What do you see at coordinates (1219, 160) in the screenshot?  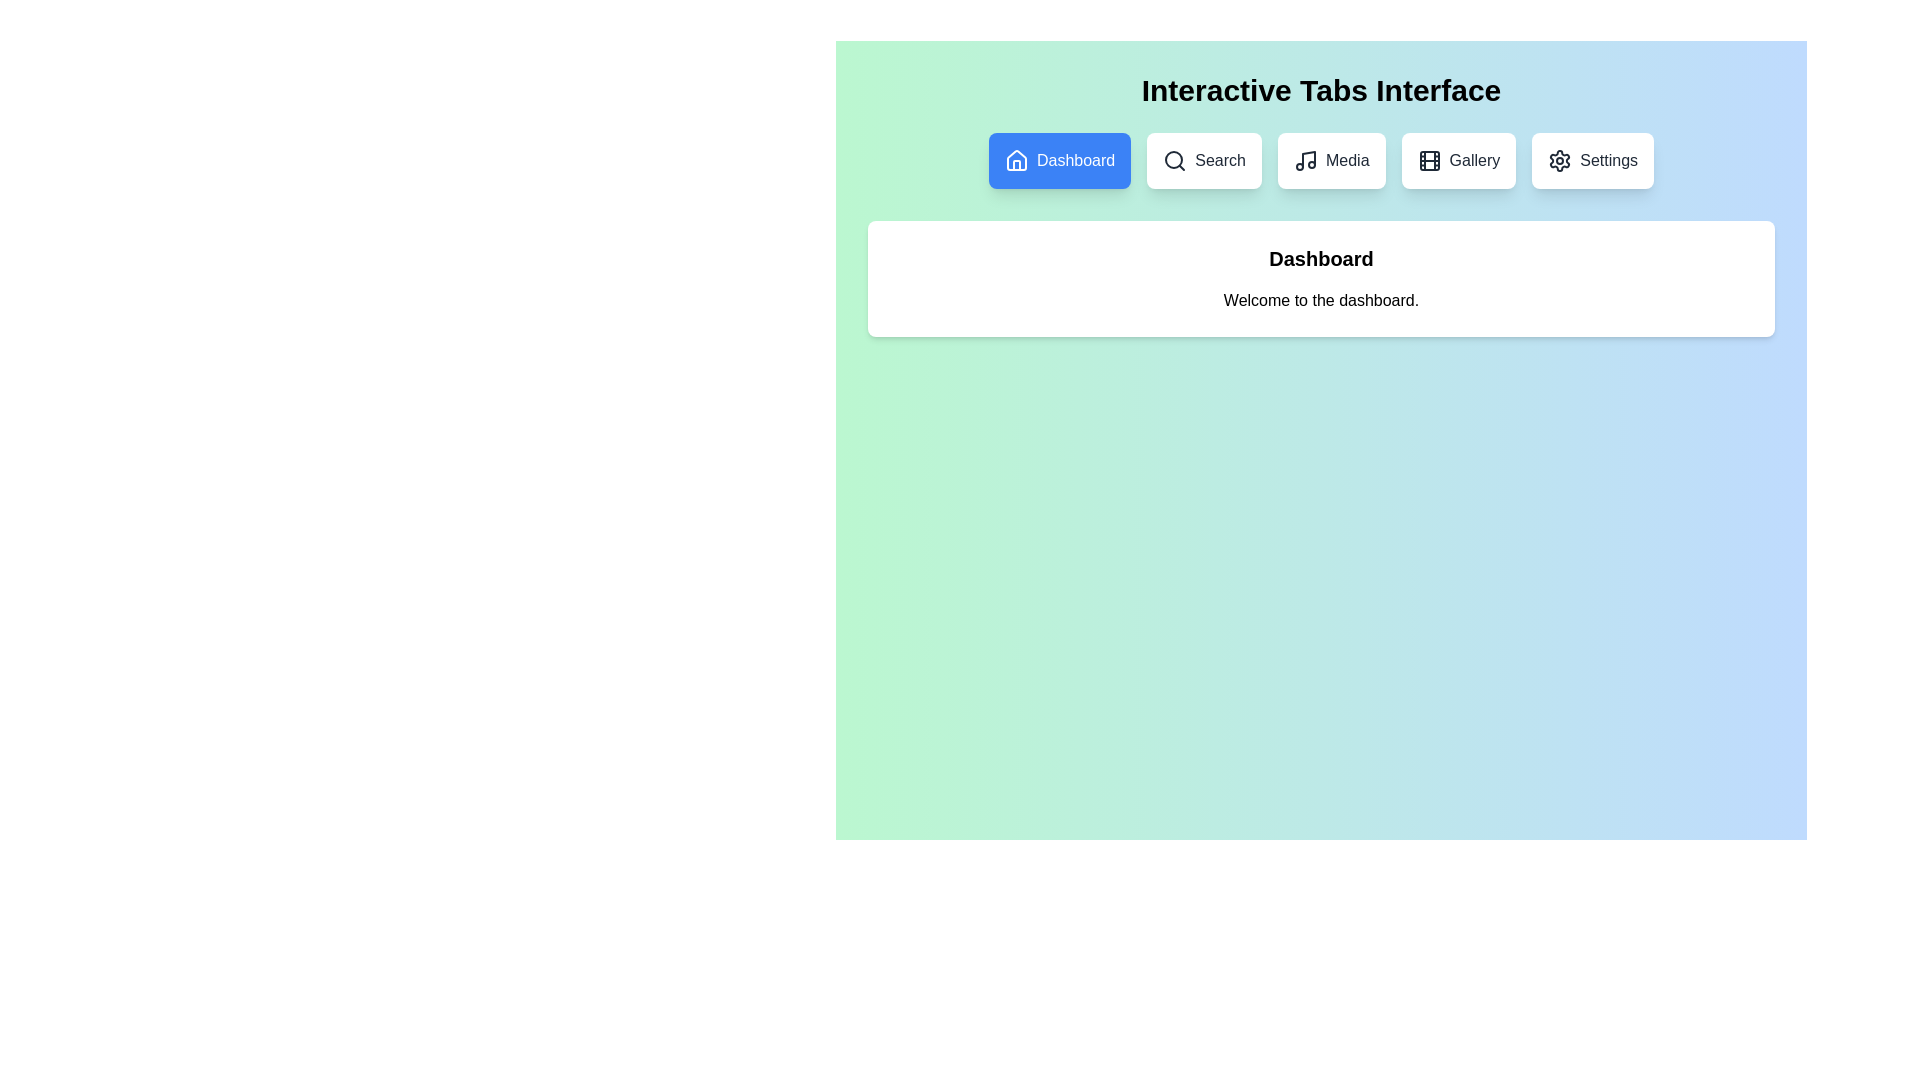 I see `static text label indicating the purpose of the search button, which is located in the navigation bar and displays the text 'Search'` at bounding box center [1219, 160].